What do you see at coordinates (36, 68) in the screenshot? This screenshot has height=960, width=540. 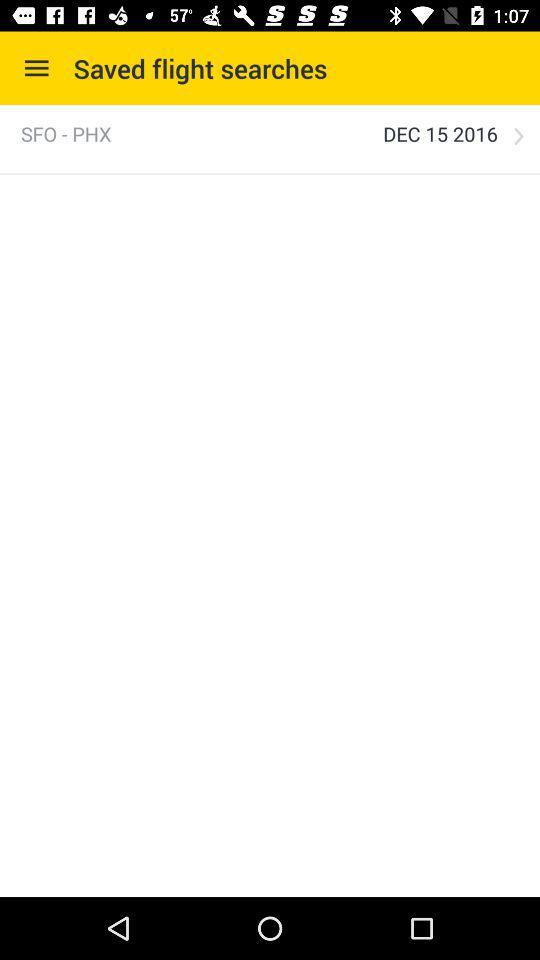 I see `item above the sfo - phx item` at bounding box center [36, 68].